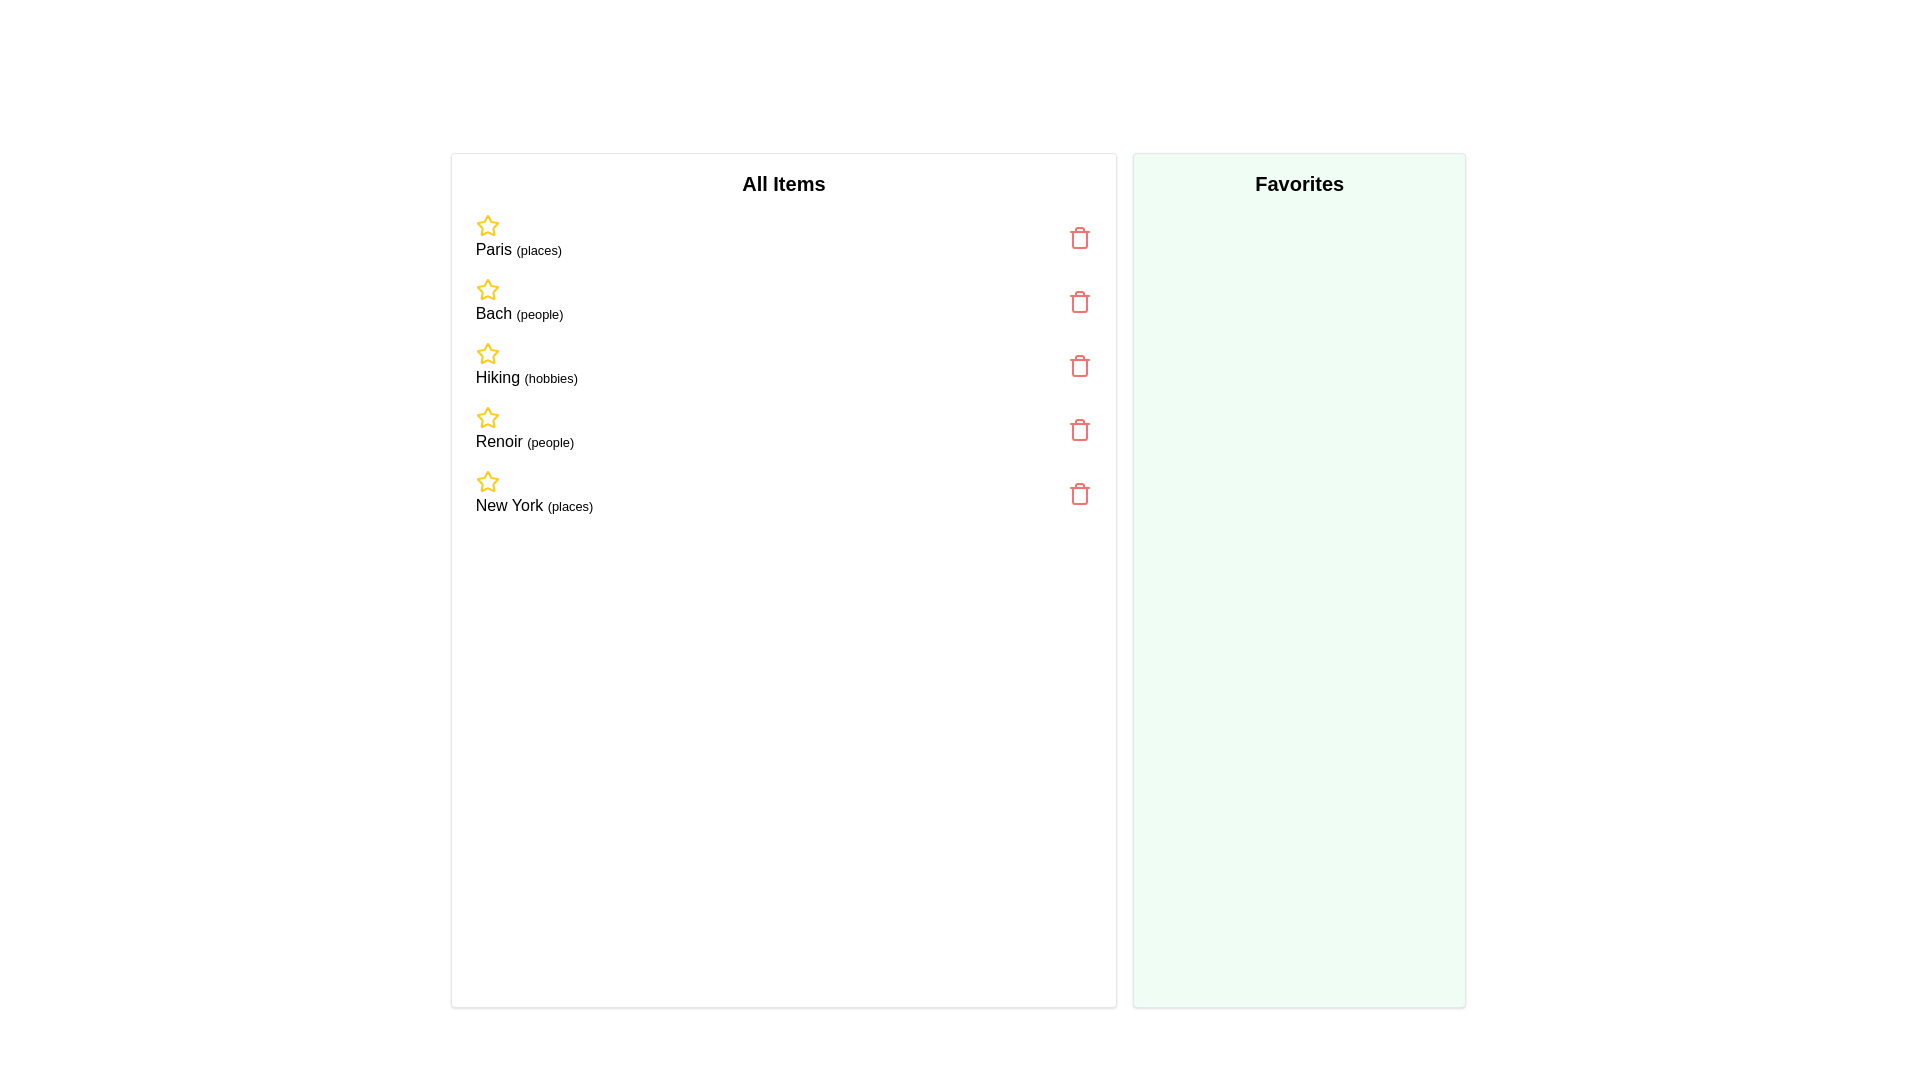  What do you see at coordinates (1079, 237) in the screenshot?
I see `the trash icon next to the item labeled 'Paris (places)' to remove it from the list` at bounding box center [1079, 237].